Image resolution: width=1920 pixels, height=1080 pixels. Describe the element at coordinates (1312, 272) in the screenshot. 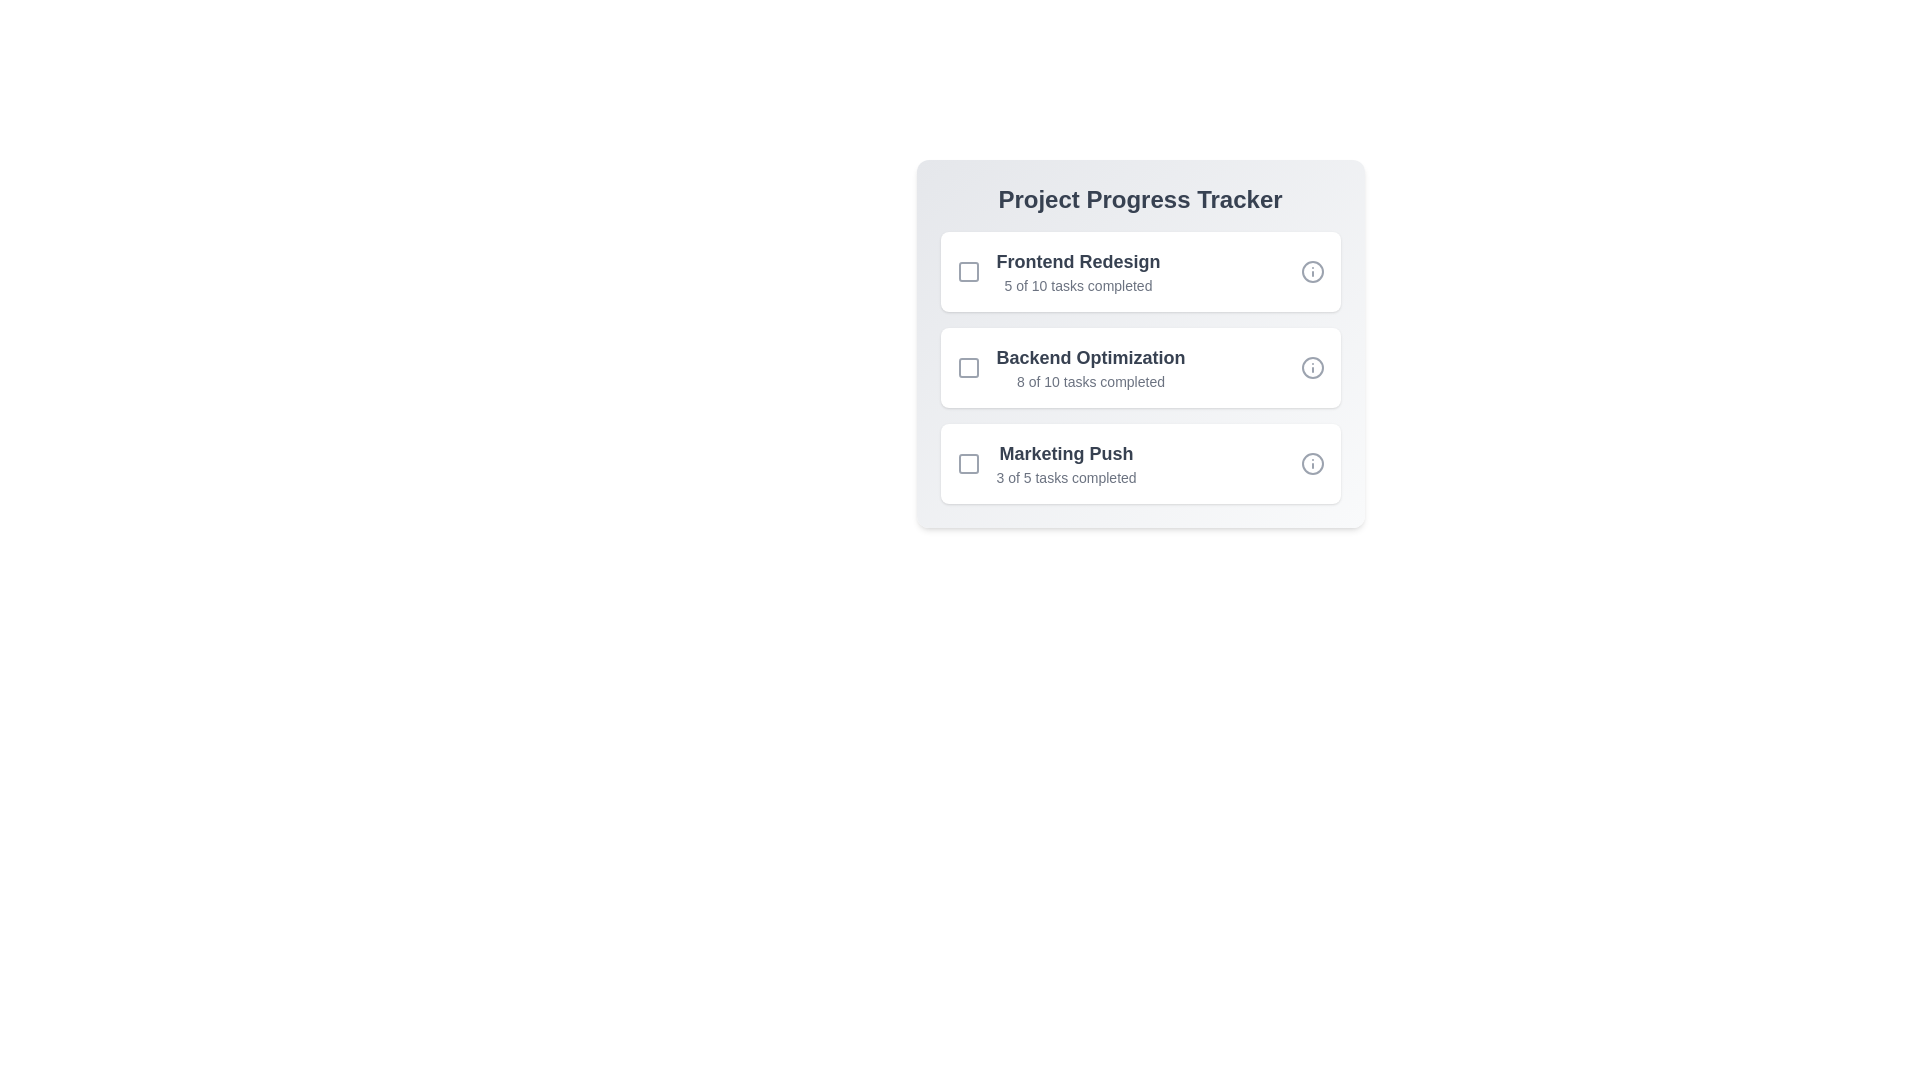

I see `the info icon for the project 'Frontend Redesign'` at that location.